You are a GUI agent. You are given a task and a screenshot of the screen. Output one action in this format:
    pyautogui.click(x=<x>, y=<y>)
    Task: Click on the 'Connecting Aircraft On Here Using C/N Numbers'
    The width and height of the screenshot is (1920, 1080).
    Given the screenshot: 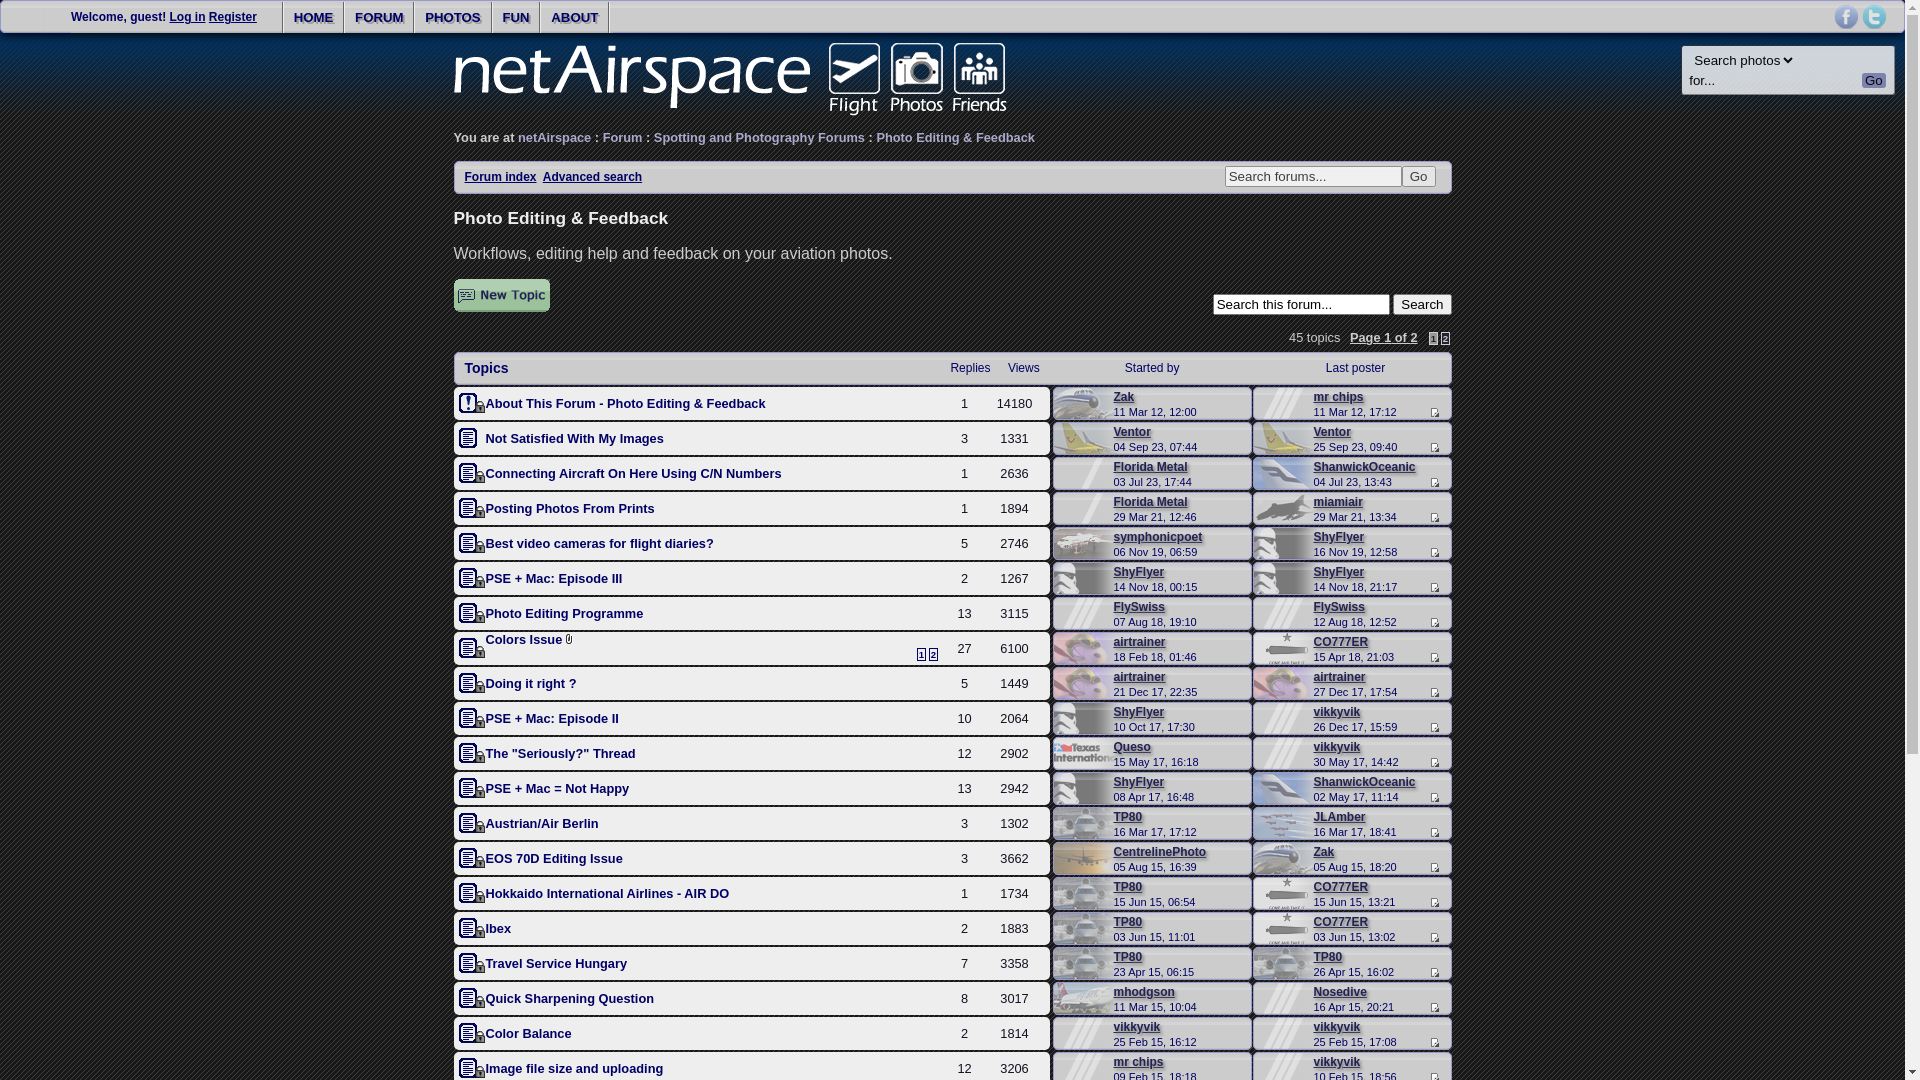 What is the action you would take?
    pyautogui.click(x=632, y=473)
    